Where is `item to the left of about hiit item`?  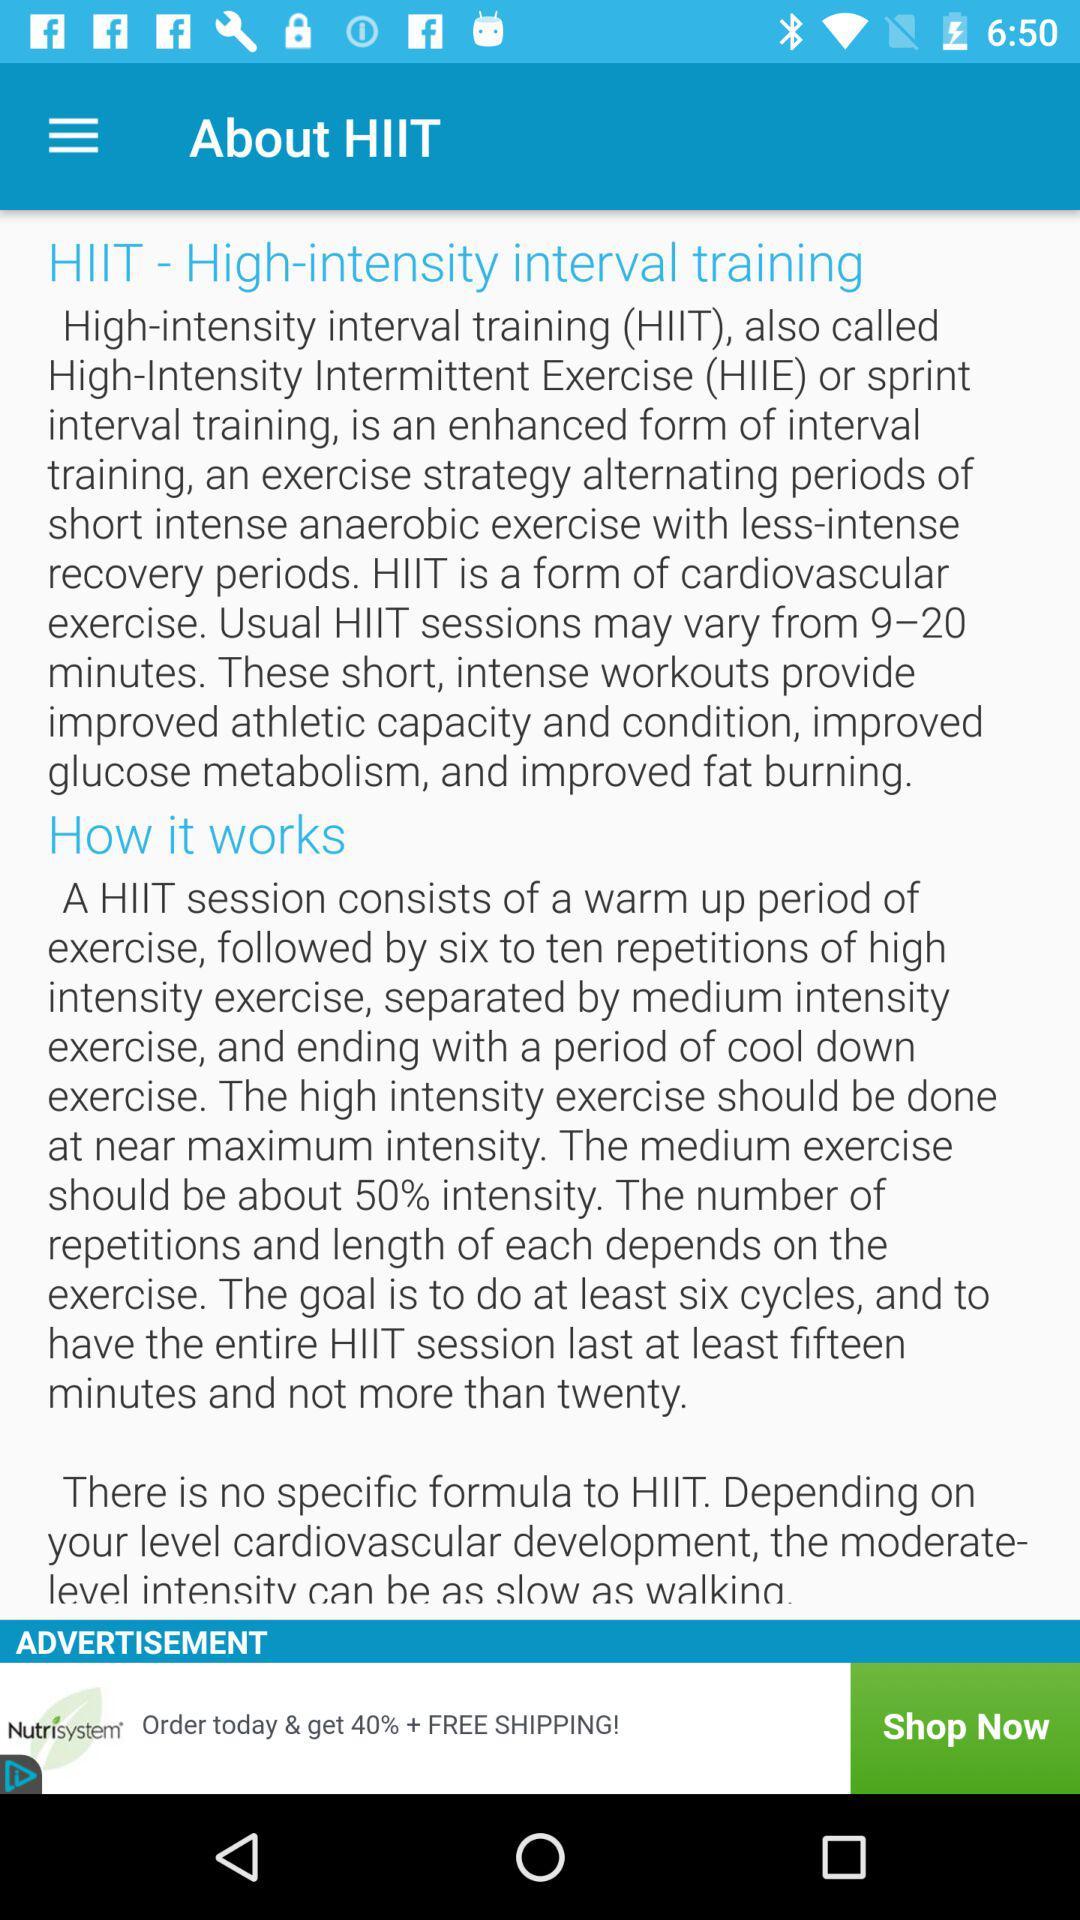 item to the left of about hiit item is located at coordinates (72, 135).